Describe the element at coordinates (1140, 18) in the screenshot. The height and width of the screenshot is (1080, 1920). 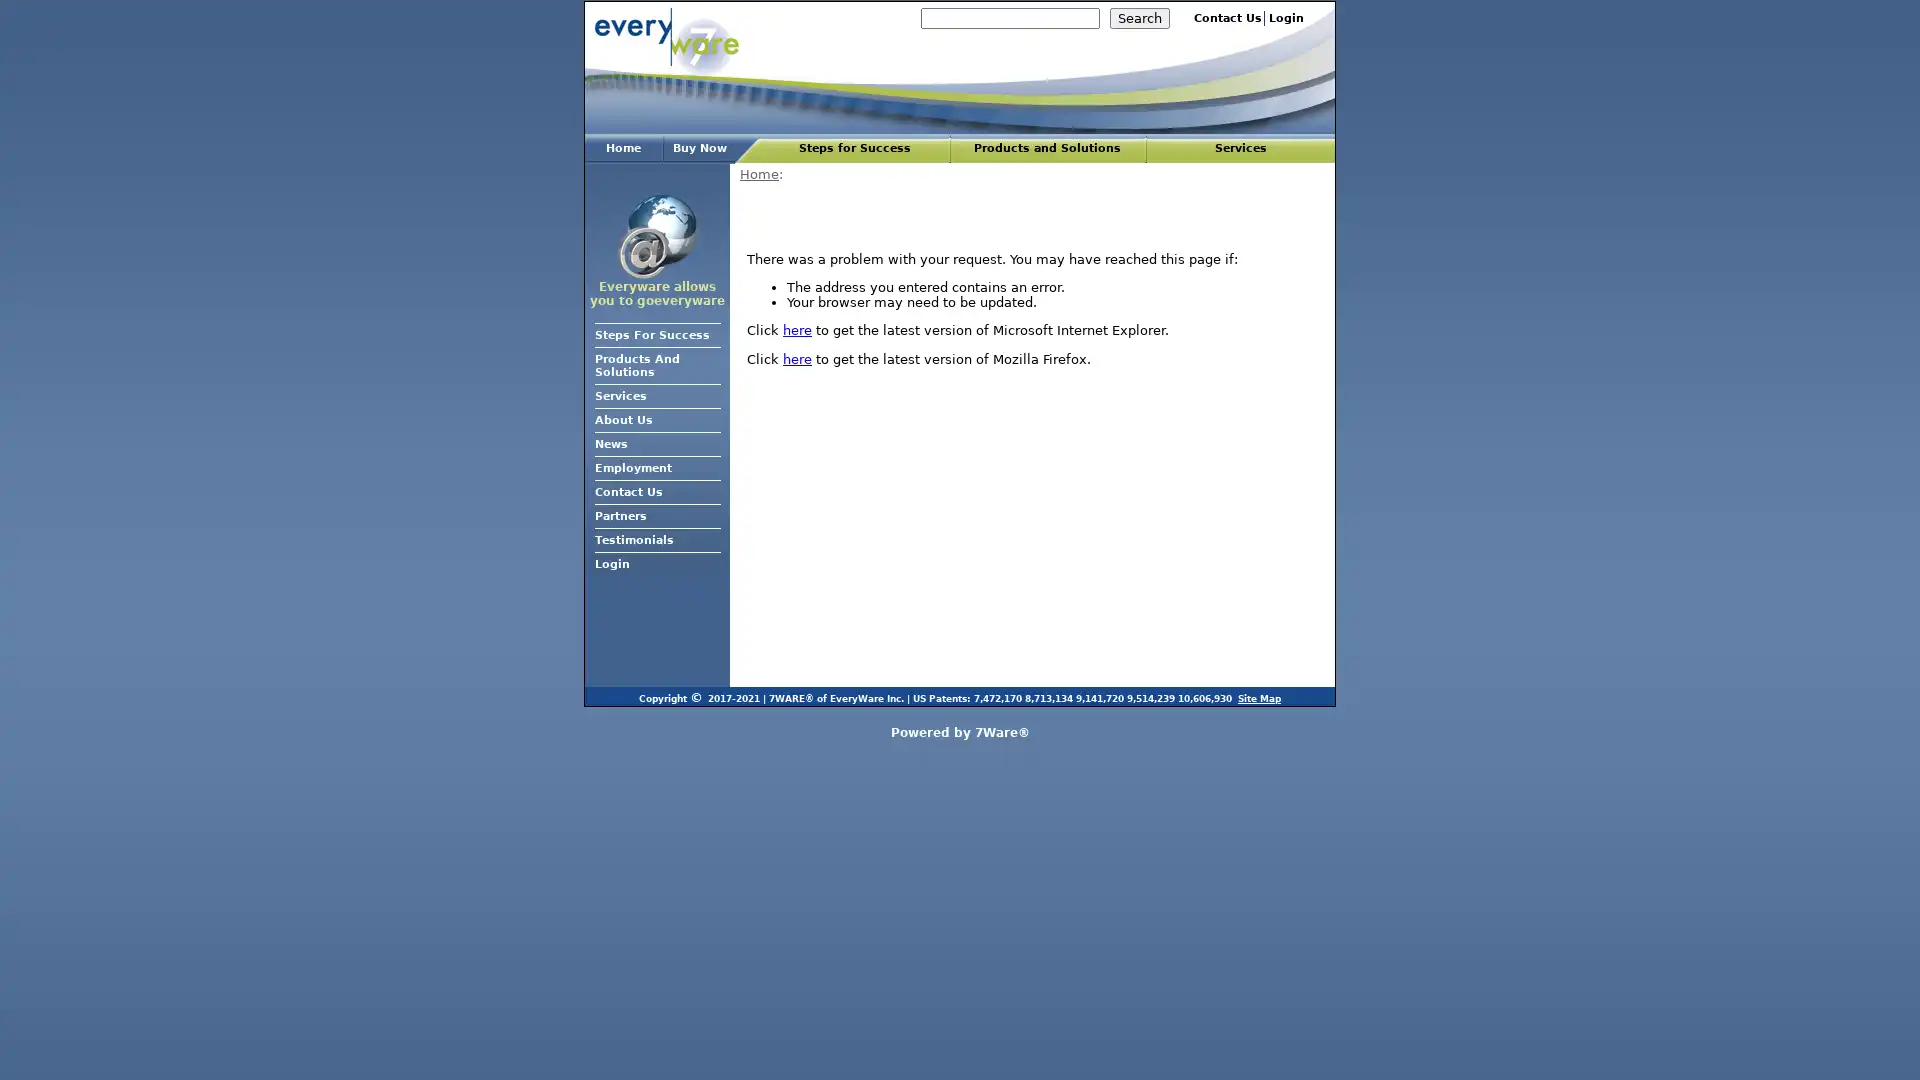
I see `Search` at that location.